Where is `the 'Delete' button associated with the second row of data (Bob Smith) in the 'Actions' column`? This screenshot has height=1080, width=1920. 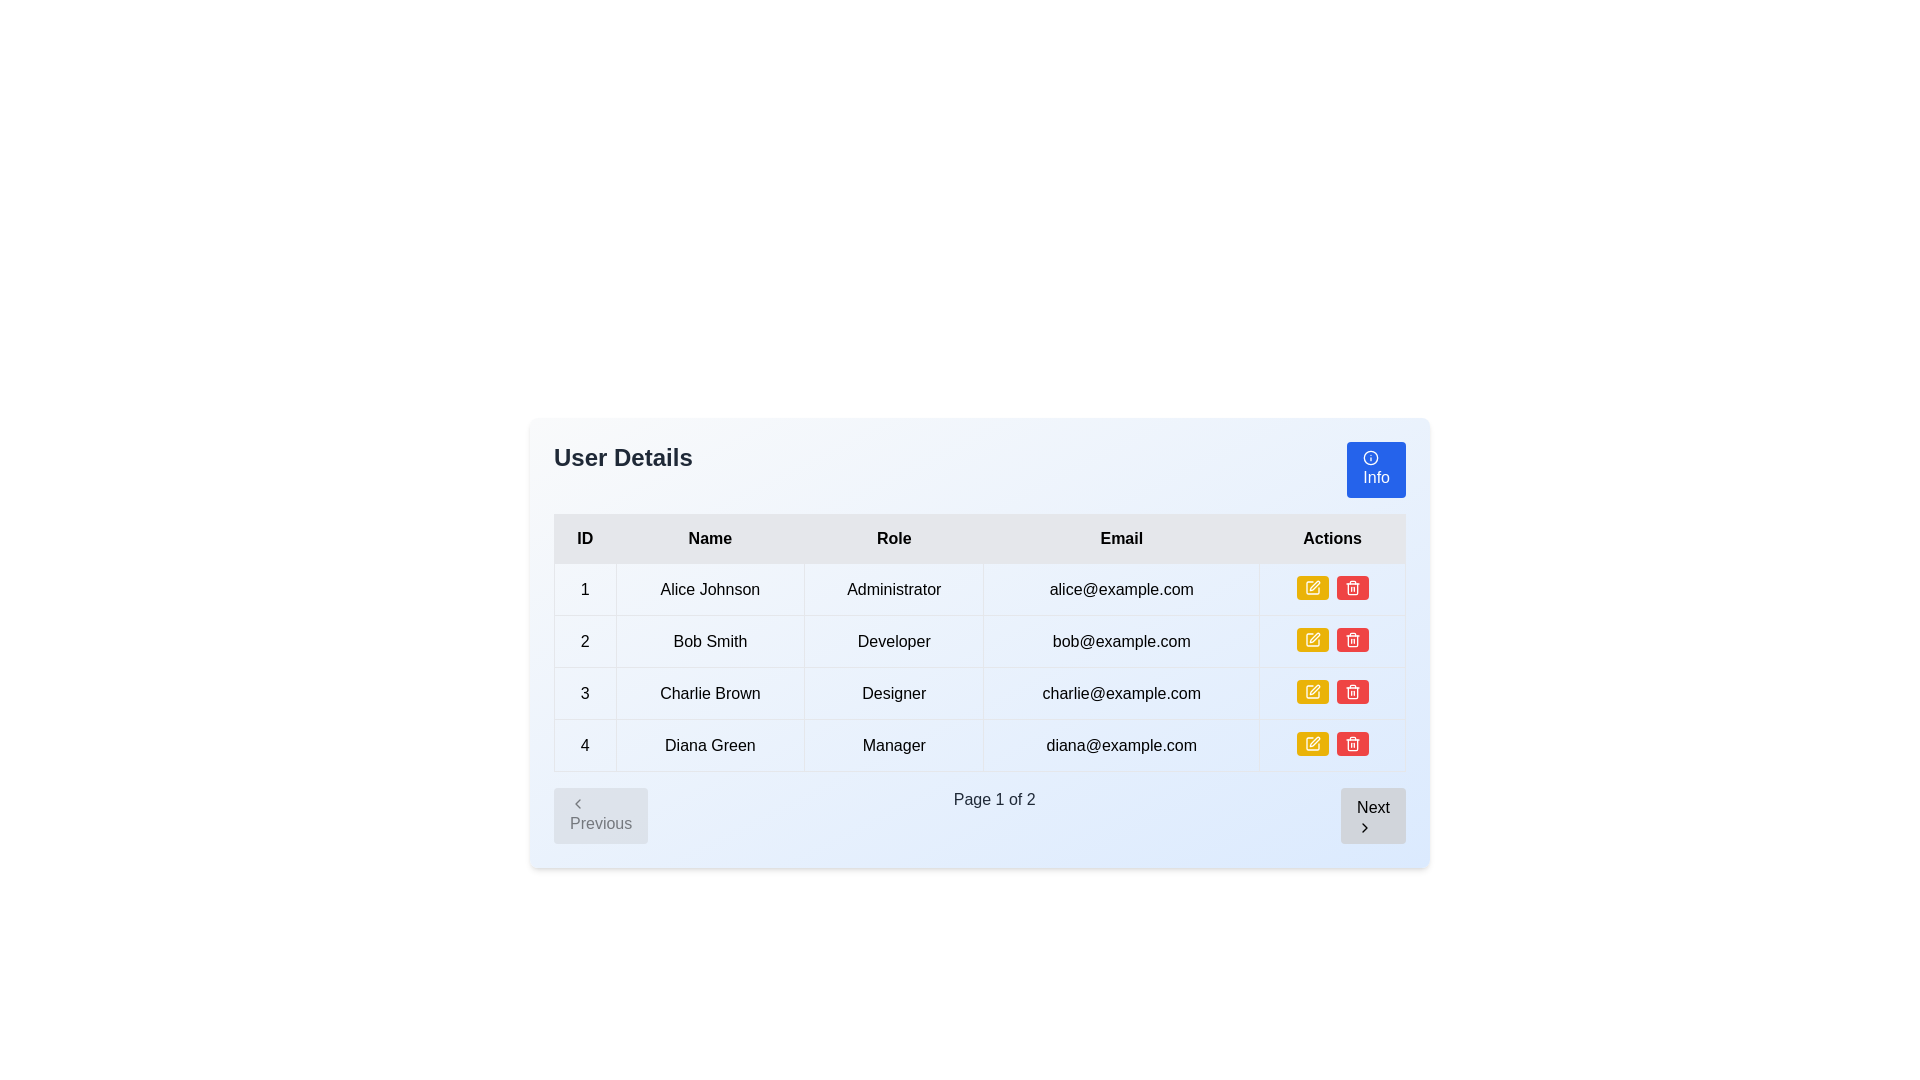
the 'Delete' button associated with the second row of data (Bob Smith) in the 'Actions' column is located at coordinates (1352, 586).